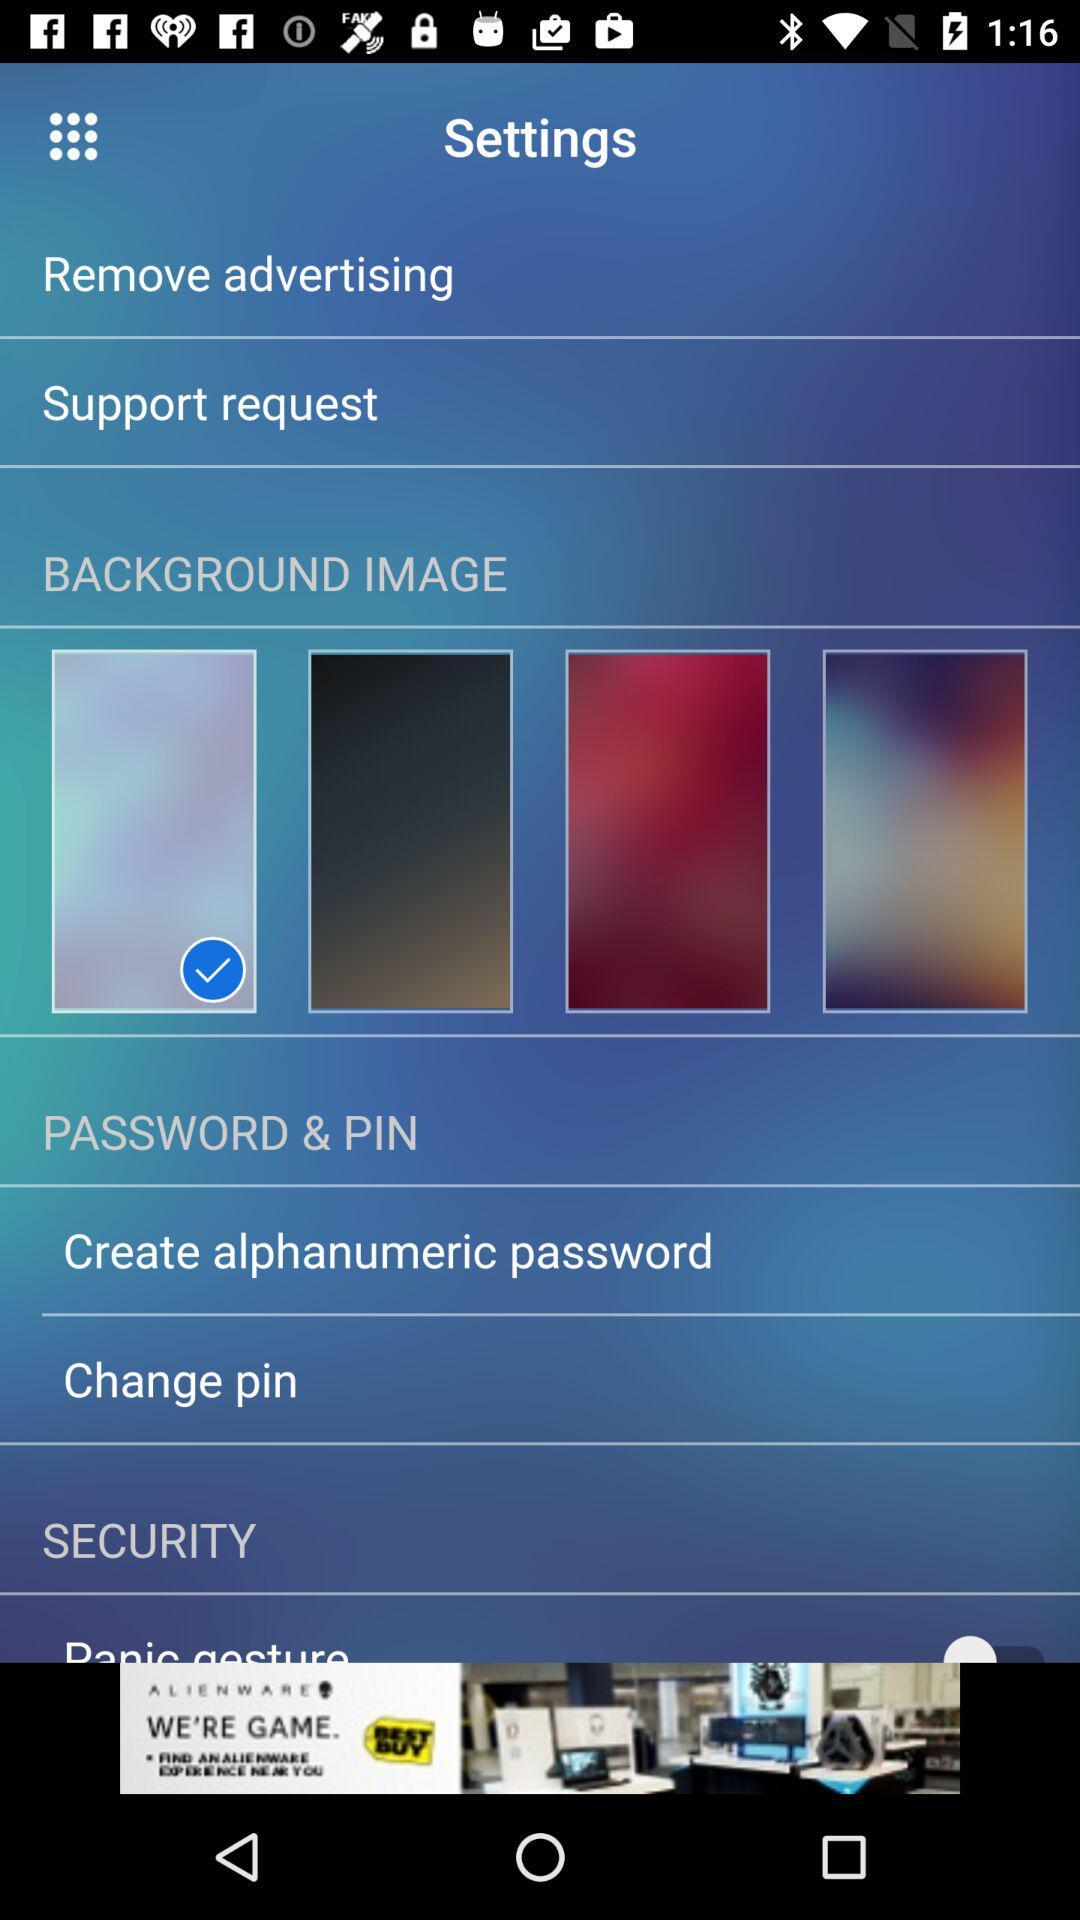 The width and height of the screenshot is (1080, 1920). What do you see at coordinates (540, 1727) in the screenshot?
I see `open advertisement` at bounding box center [540, 1727].